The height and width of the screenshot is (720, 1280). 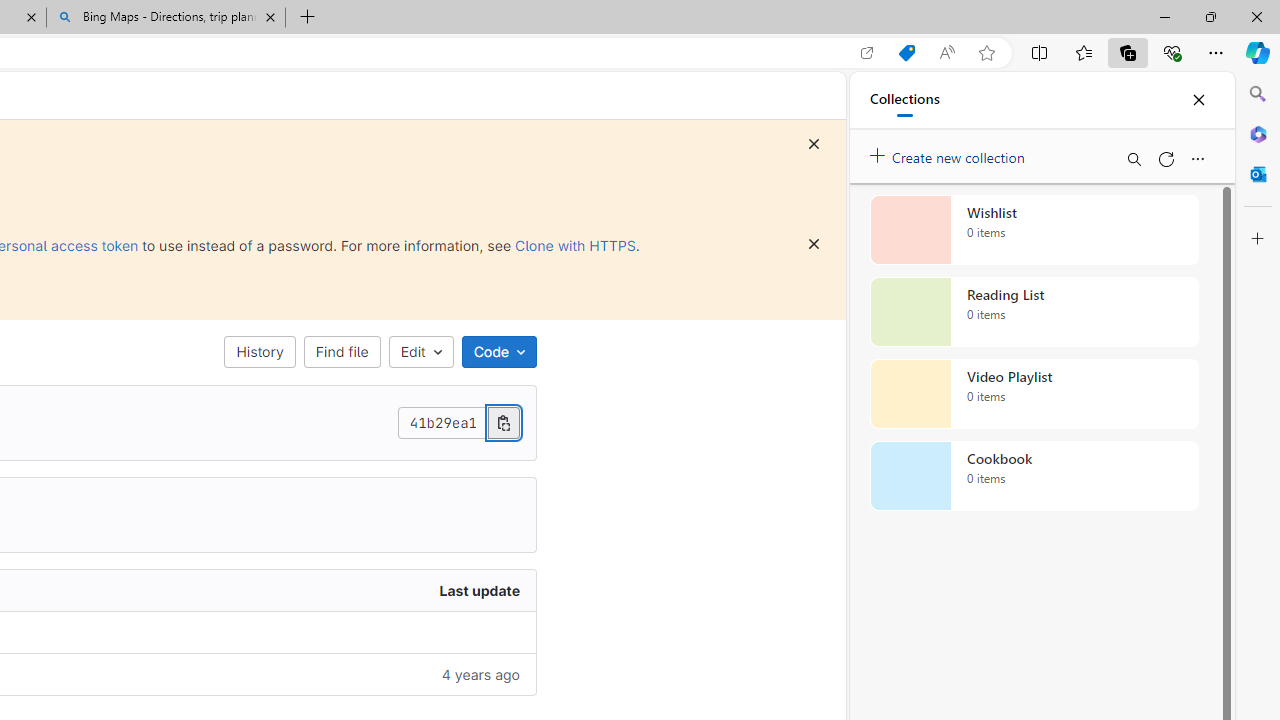 What do you see at coordinates (499, 351) in the screenshot?
I see `'Code'` at bounding box center [499, 351].